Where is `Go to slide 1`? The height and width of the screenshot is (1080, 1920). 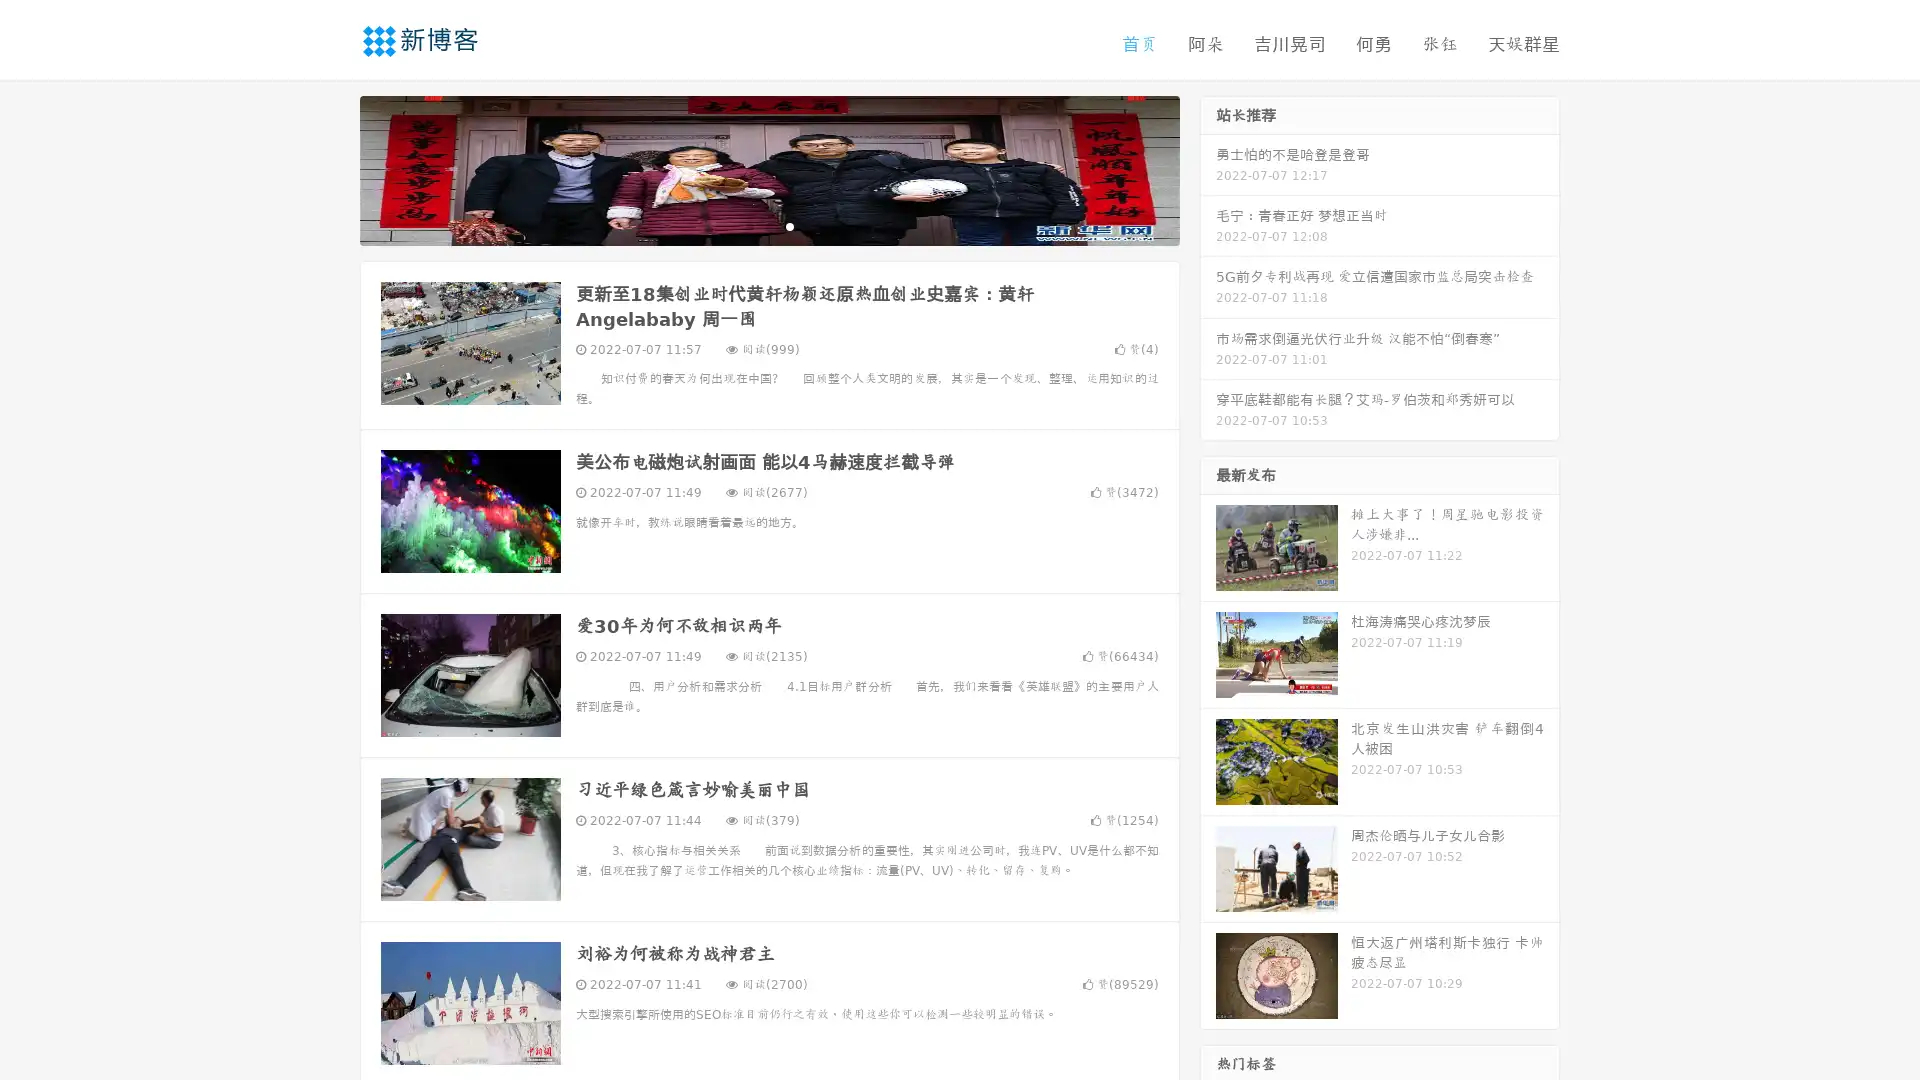
Go to slide 1 is located at coordinates (748, 225).